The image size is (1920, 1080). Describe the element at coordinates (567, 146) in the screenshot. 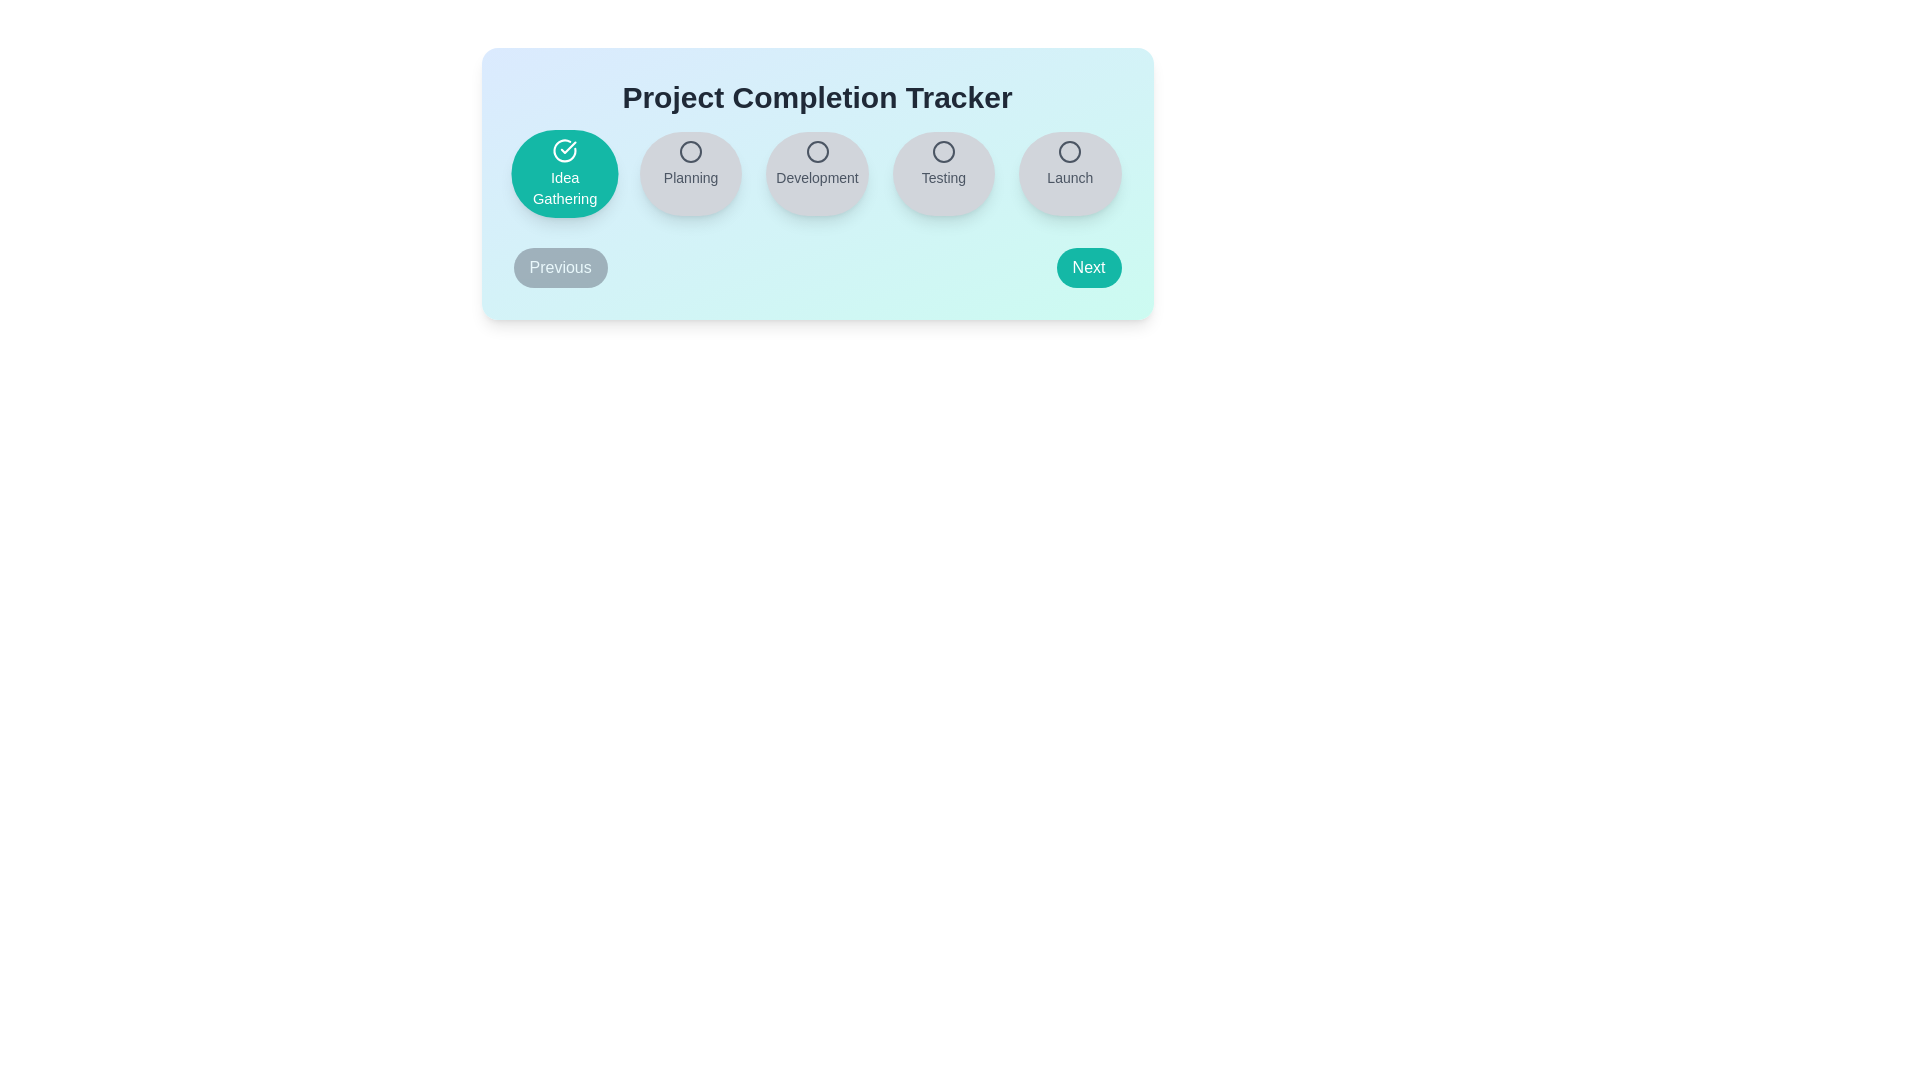

I see `the checkmark-shaped icon within the circular visual representing the 'Idea Gathering' stage, which is located on a green background` at that location.